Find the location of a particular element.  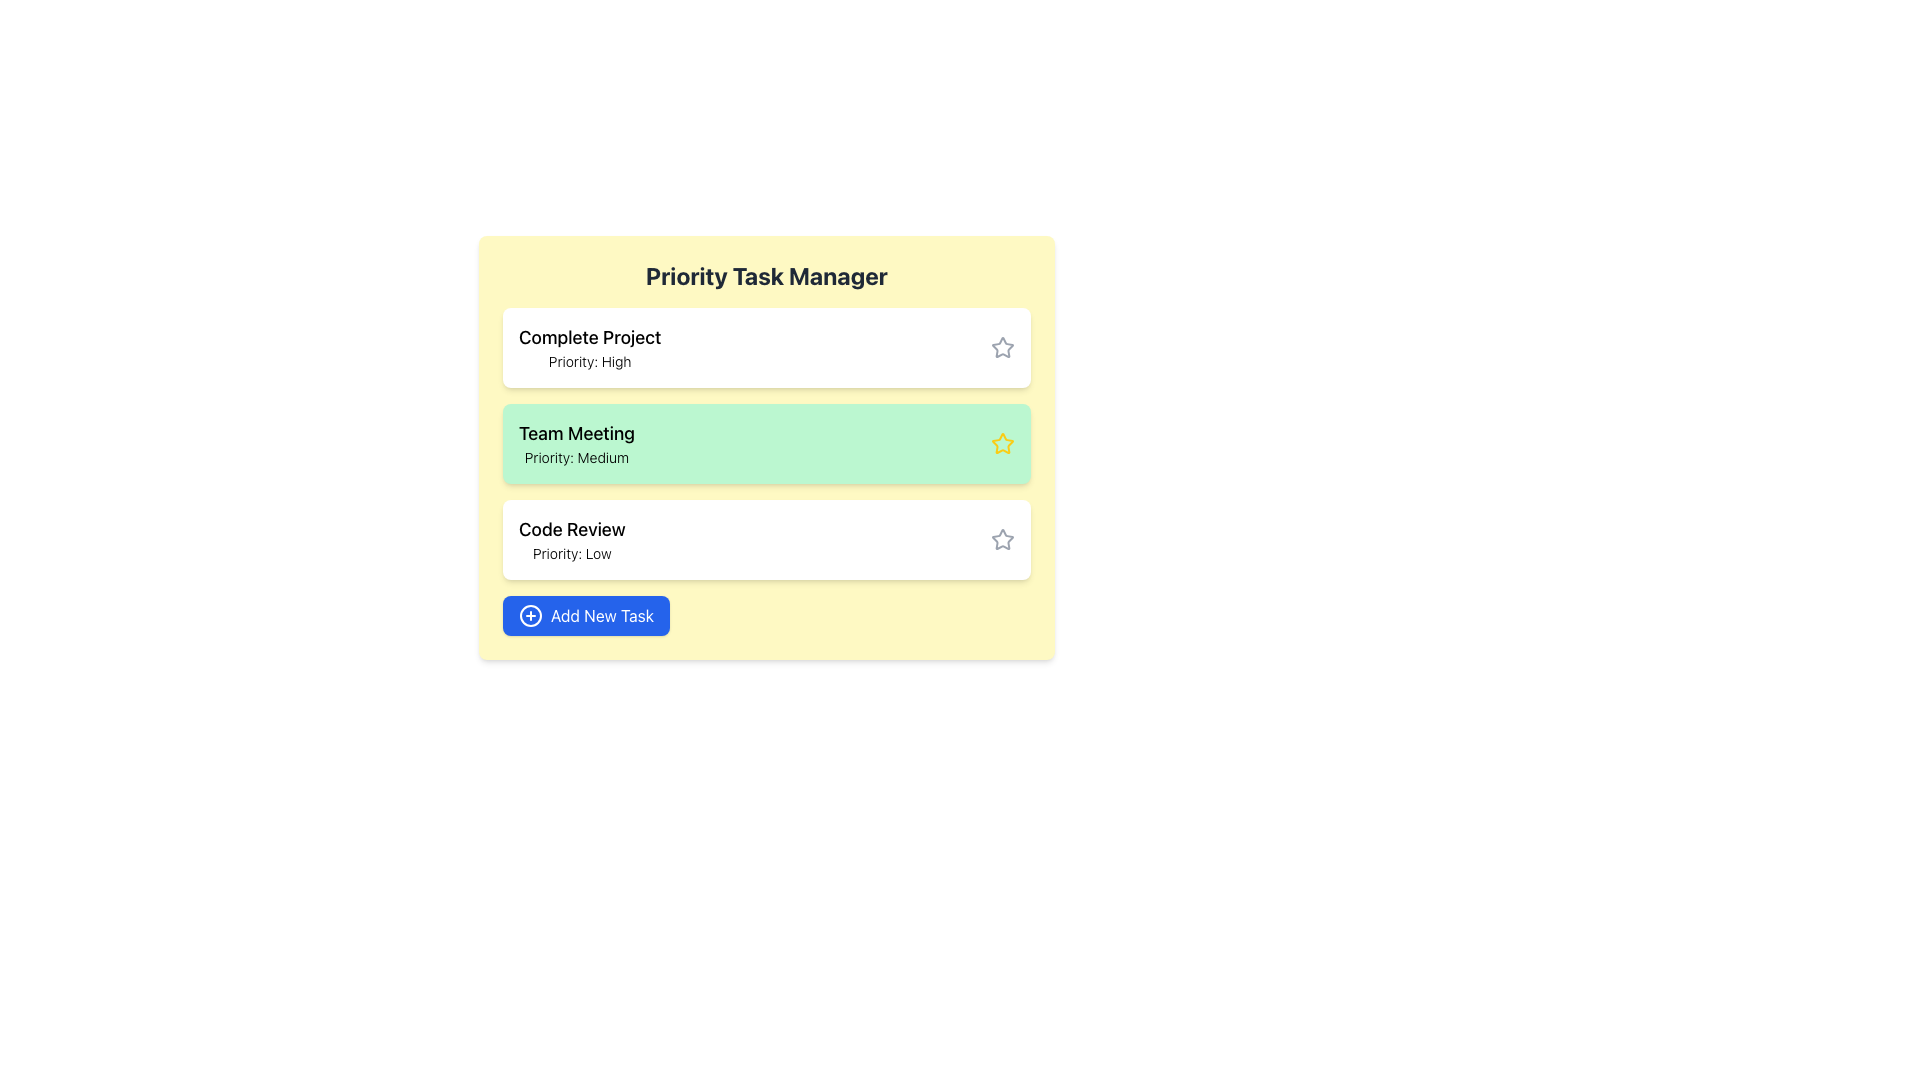

the green rectangular task entry labeled 'Team Meeting' is located at coordinates (766, 442).